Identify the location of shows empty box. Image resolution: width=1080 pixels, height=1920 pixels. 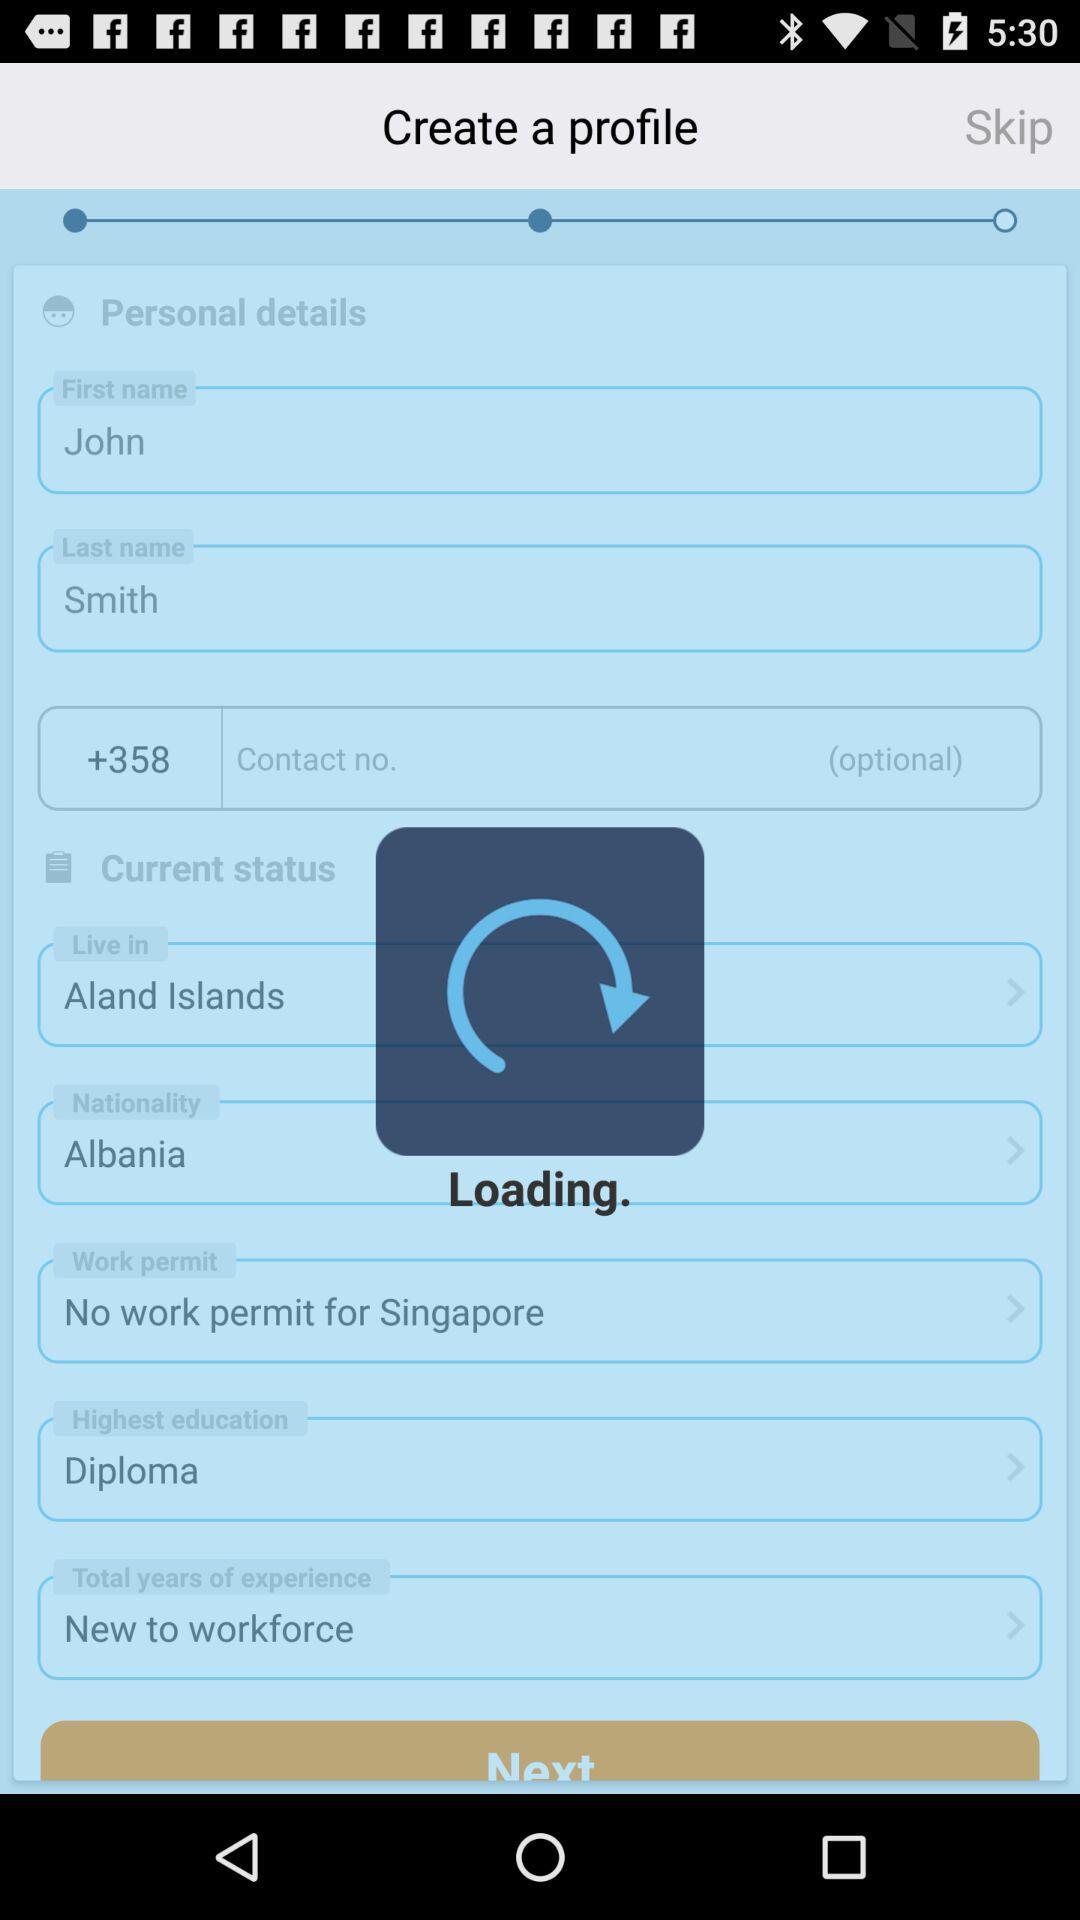
(632, 757).